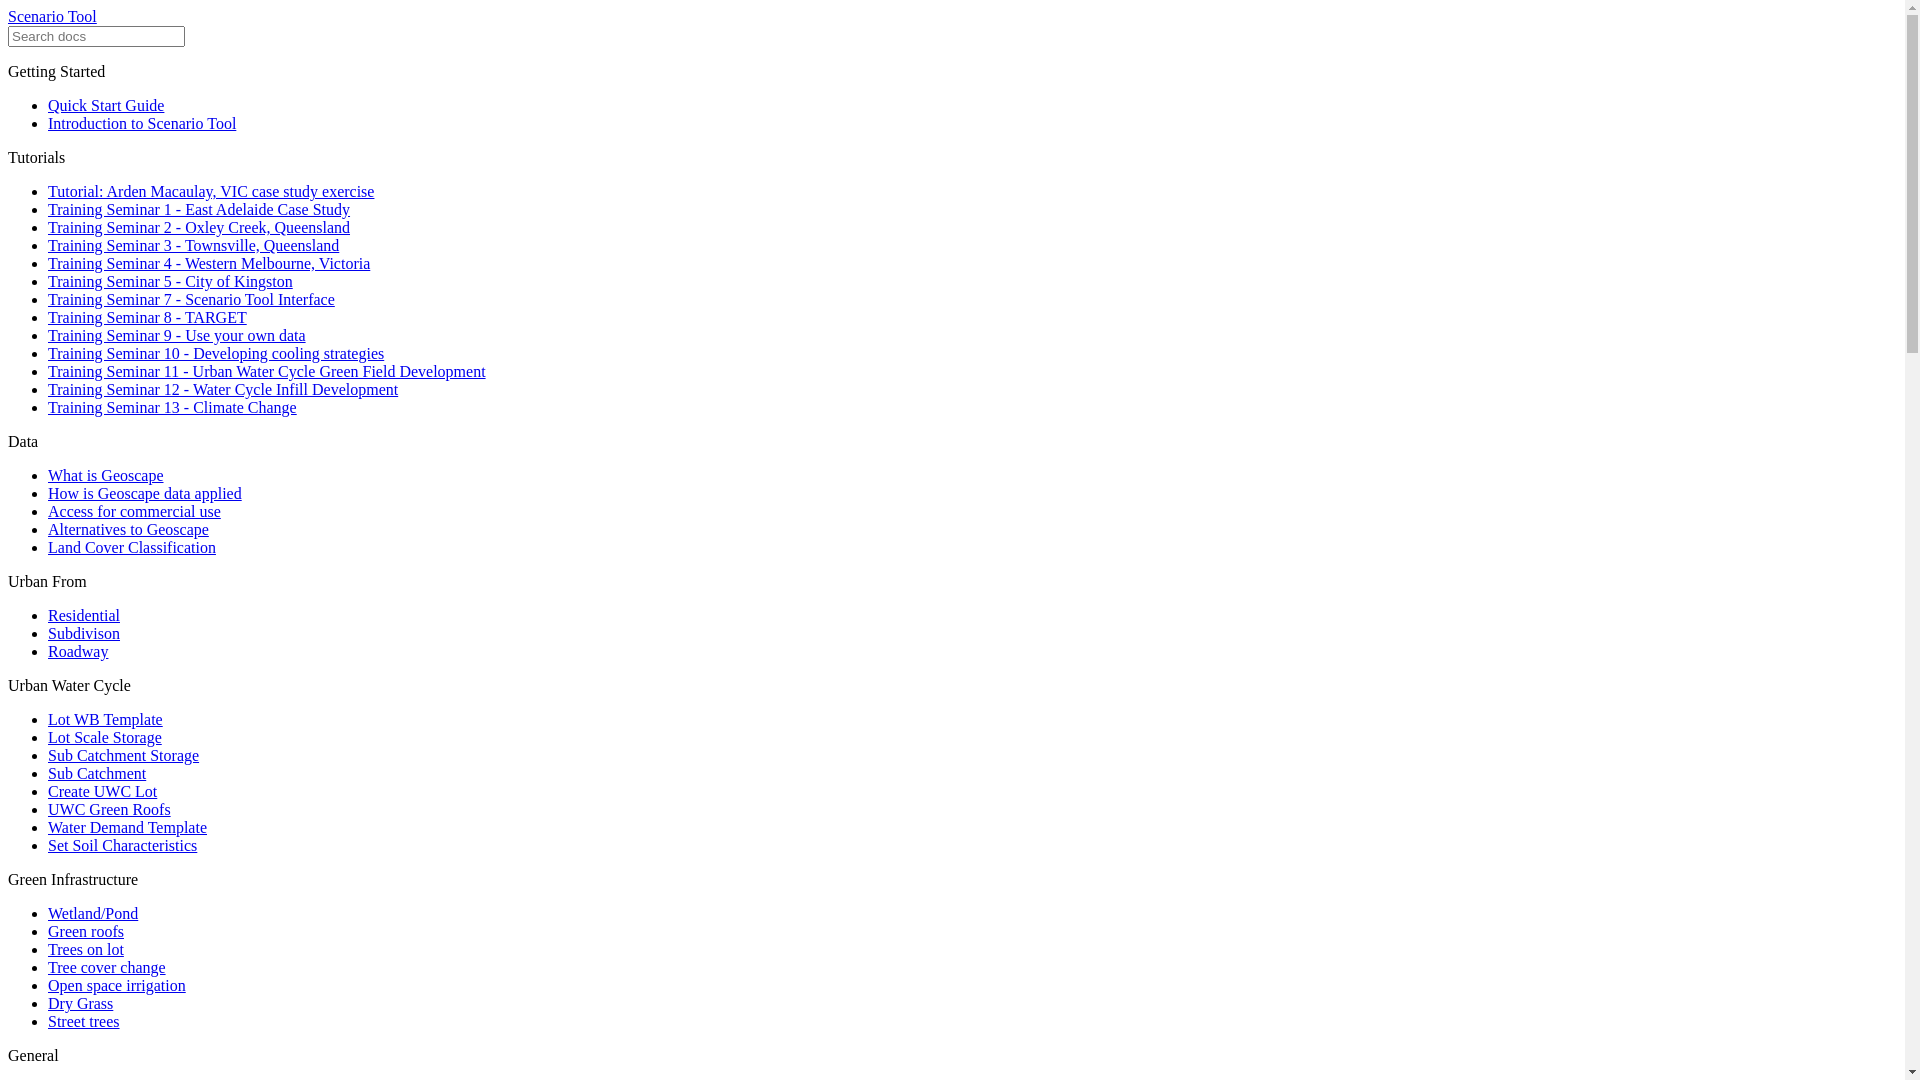 This screenshot has height=1080, width=1920. Describe the element at coordinates (82, 1021) in the screenshot. I see `'Street trees'` at that location.